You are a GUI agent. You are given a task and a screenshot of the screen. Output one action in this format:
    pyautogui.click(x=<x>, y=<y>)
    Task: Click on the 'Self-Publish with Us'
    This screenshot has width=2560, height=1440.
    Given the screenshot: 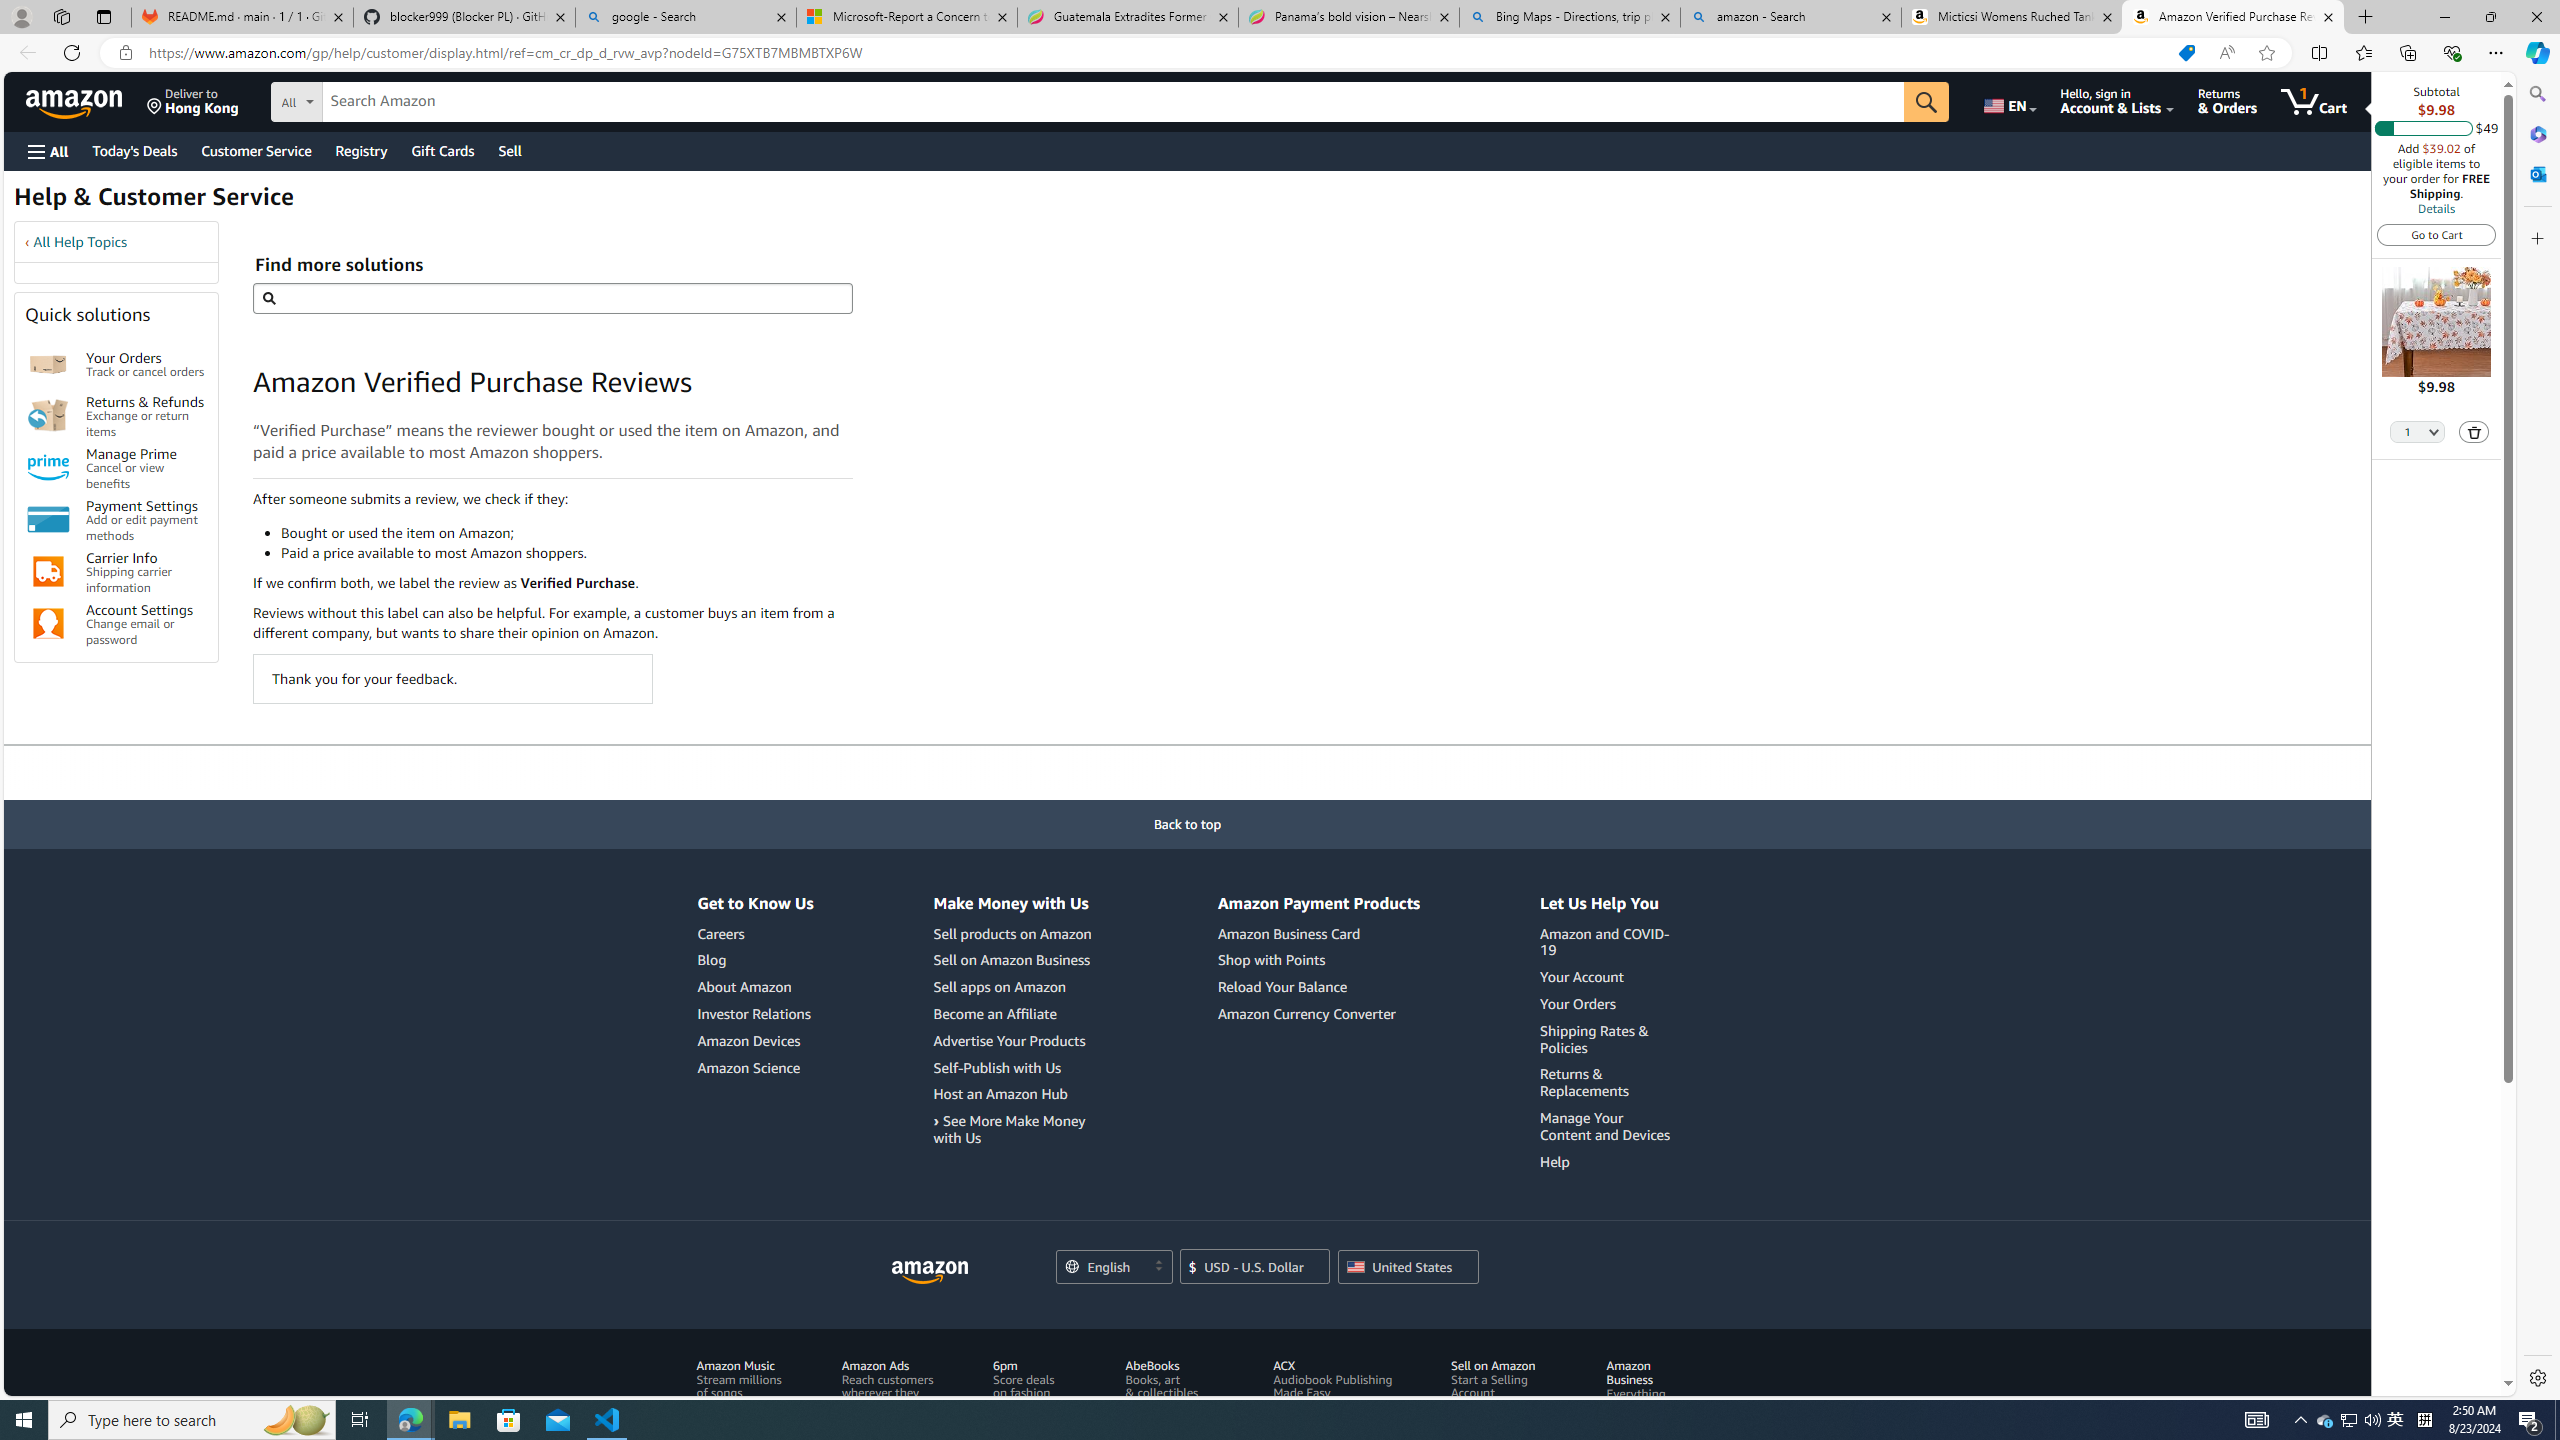 What is the action you would take?
    pyautogui.click(x=996, y=1066)
    